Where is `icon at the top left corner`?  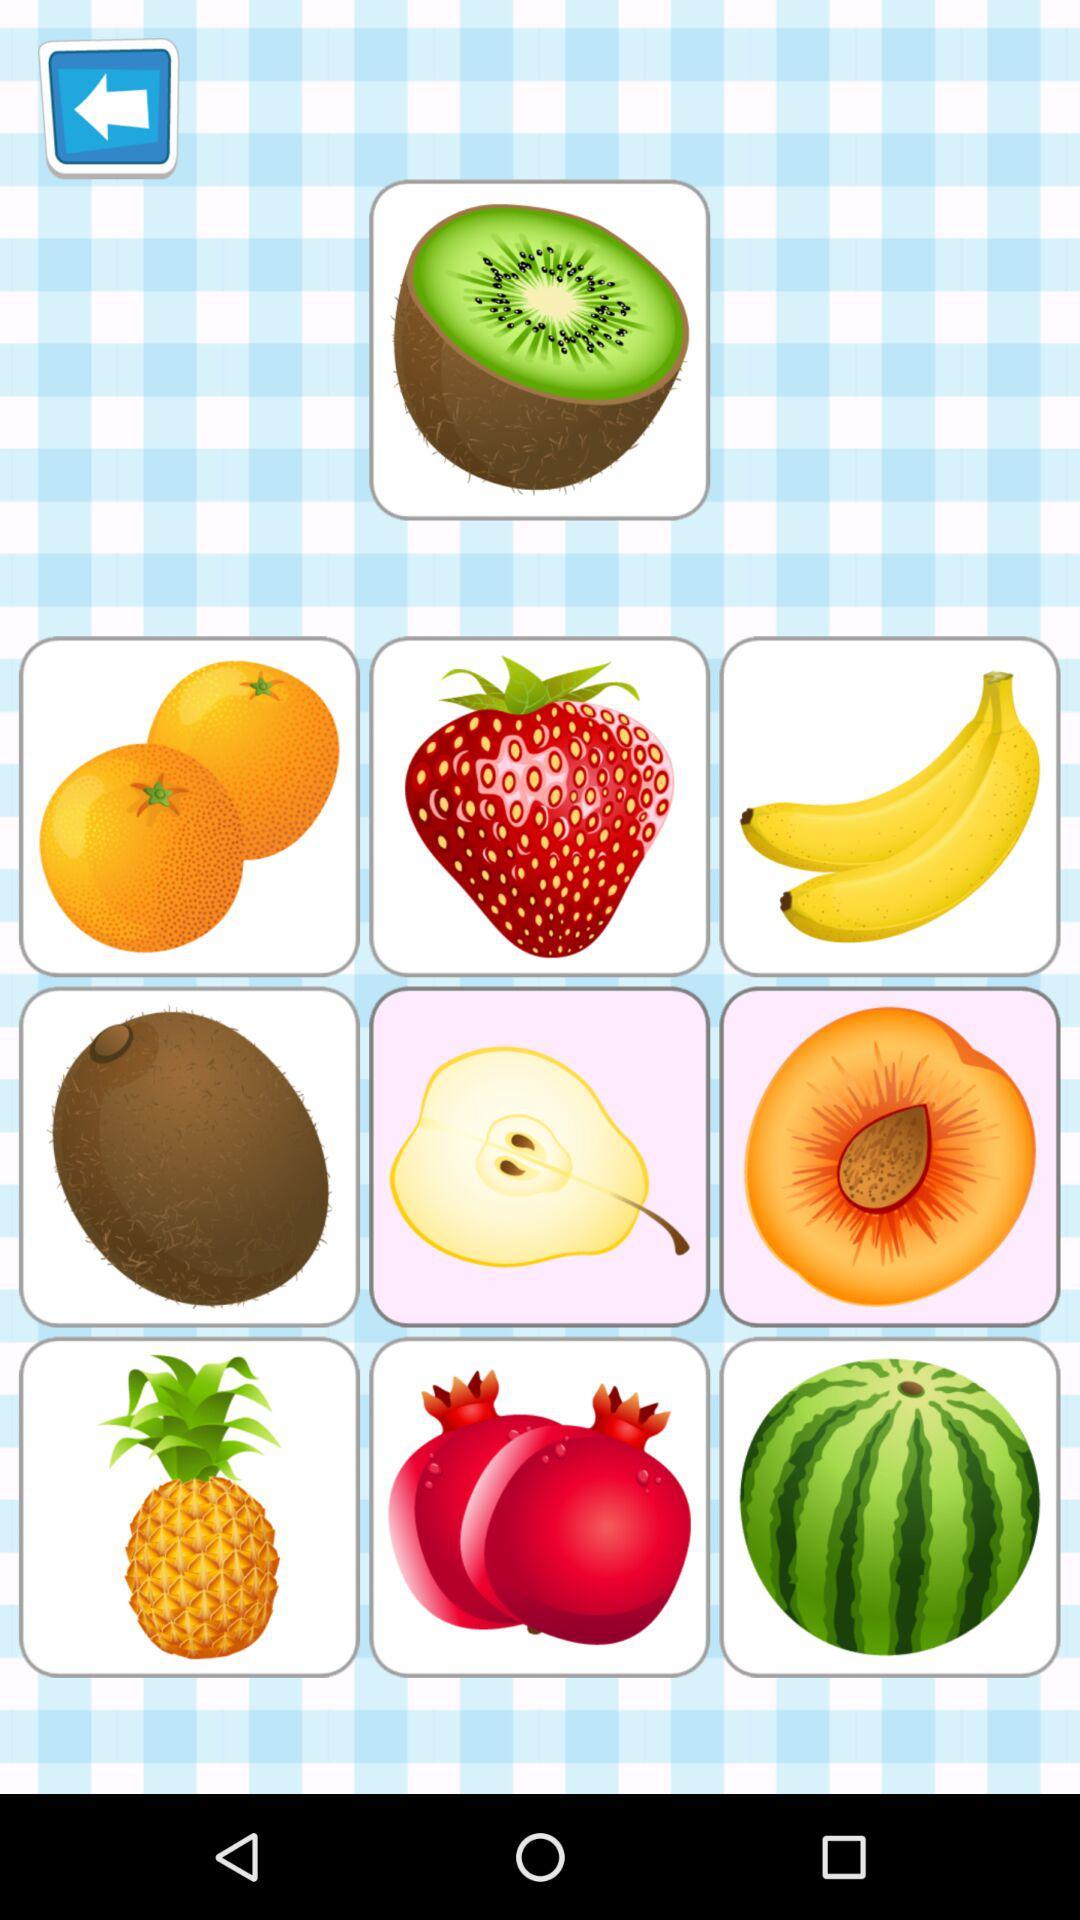 icon at the top left corner is located at coordinates (108, 107).